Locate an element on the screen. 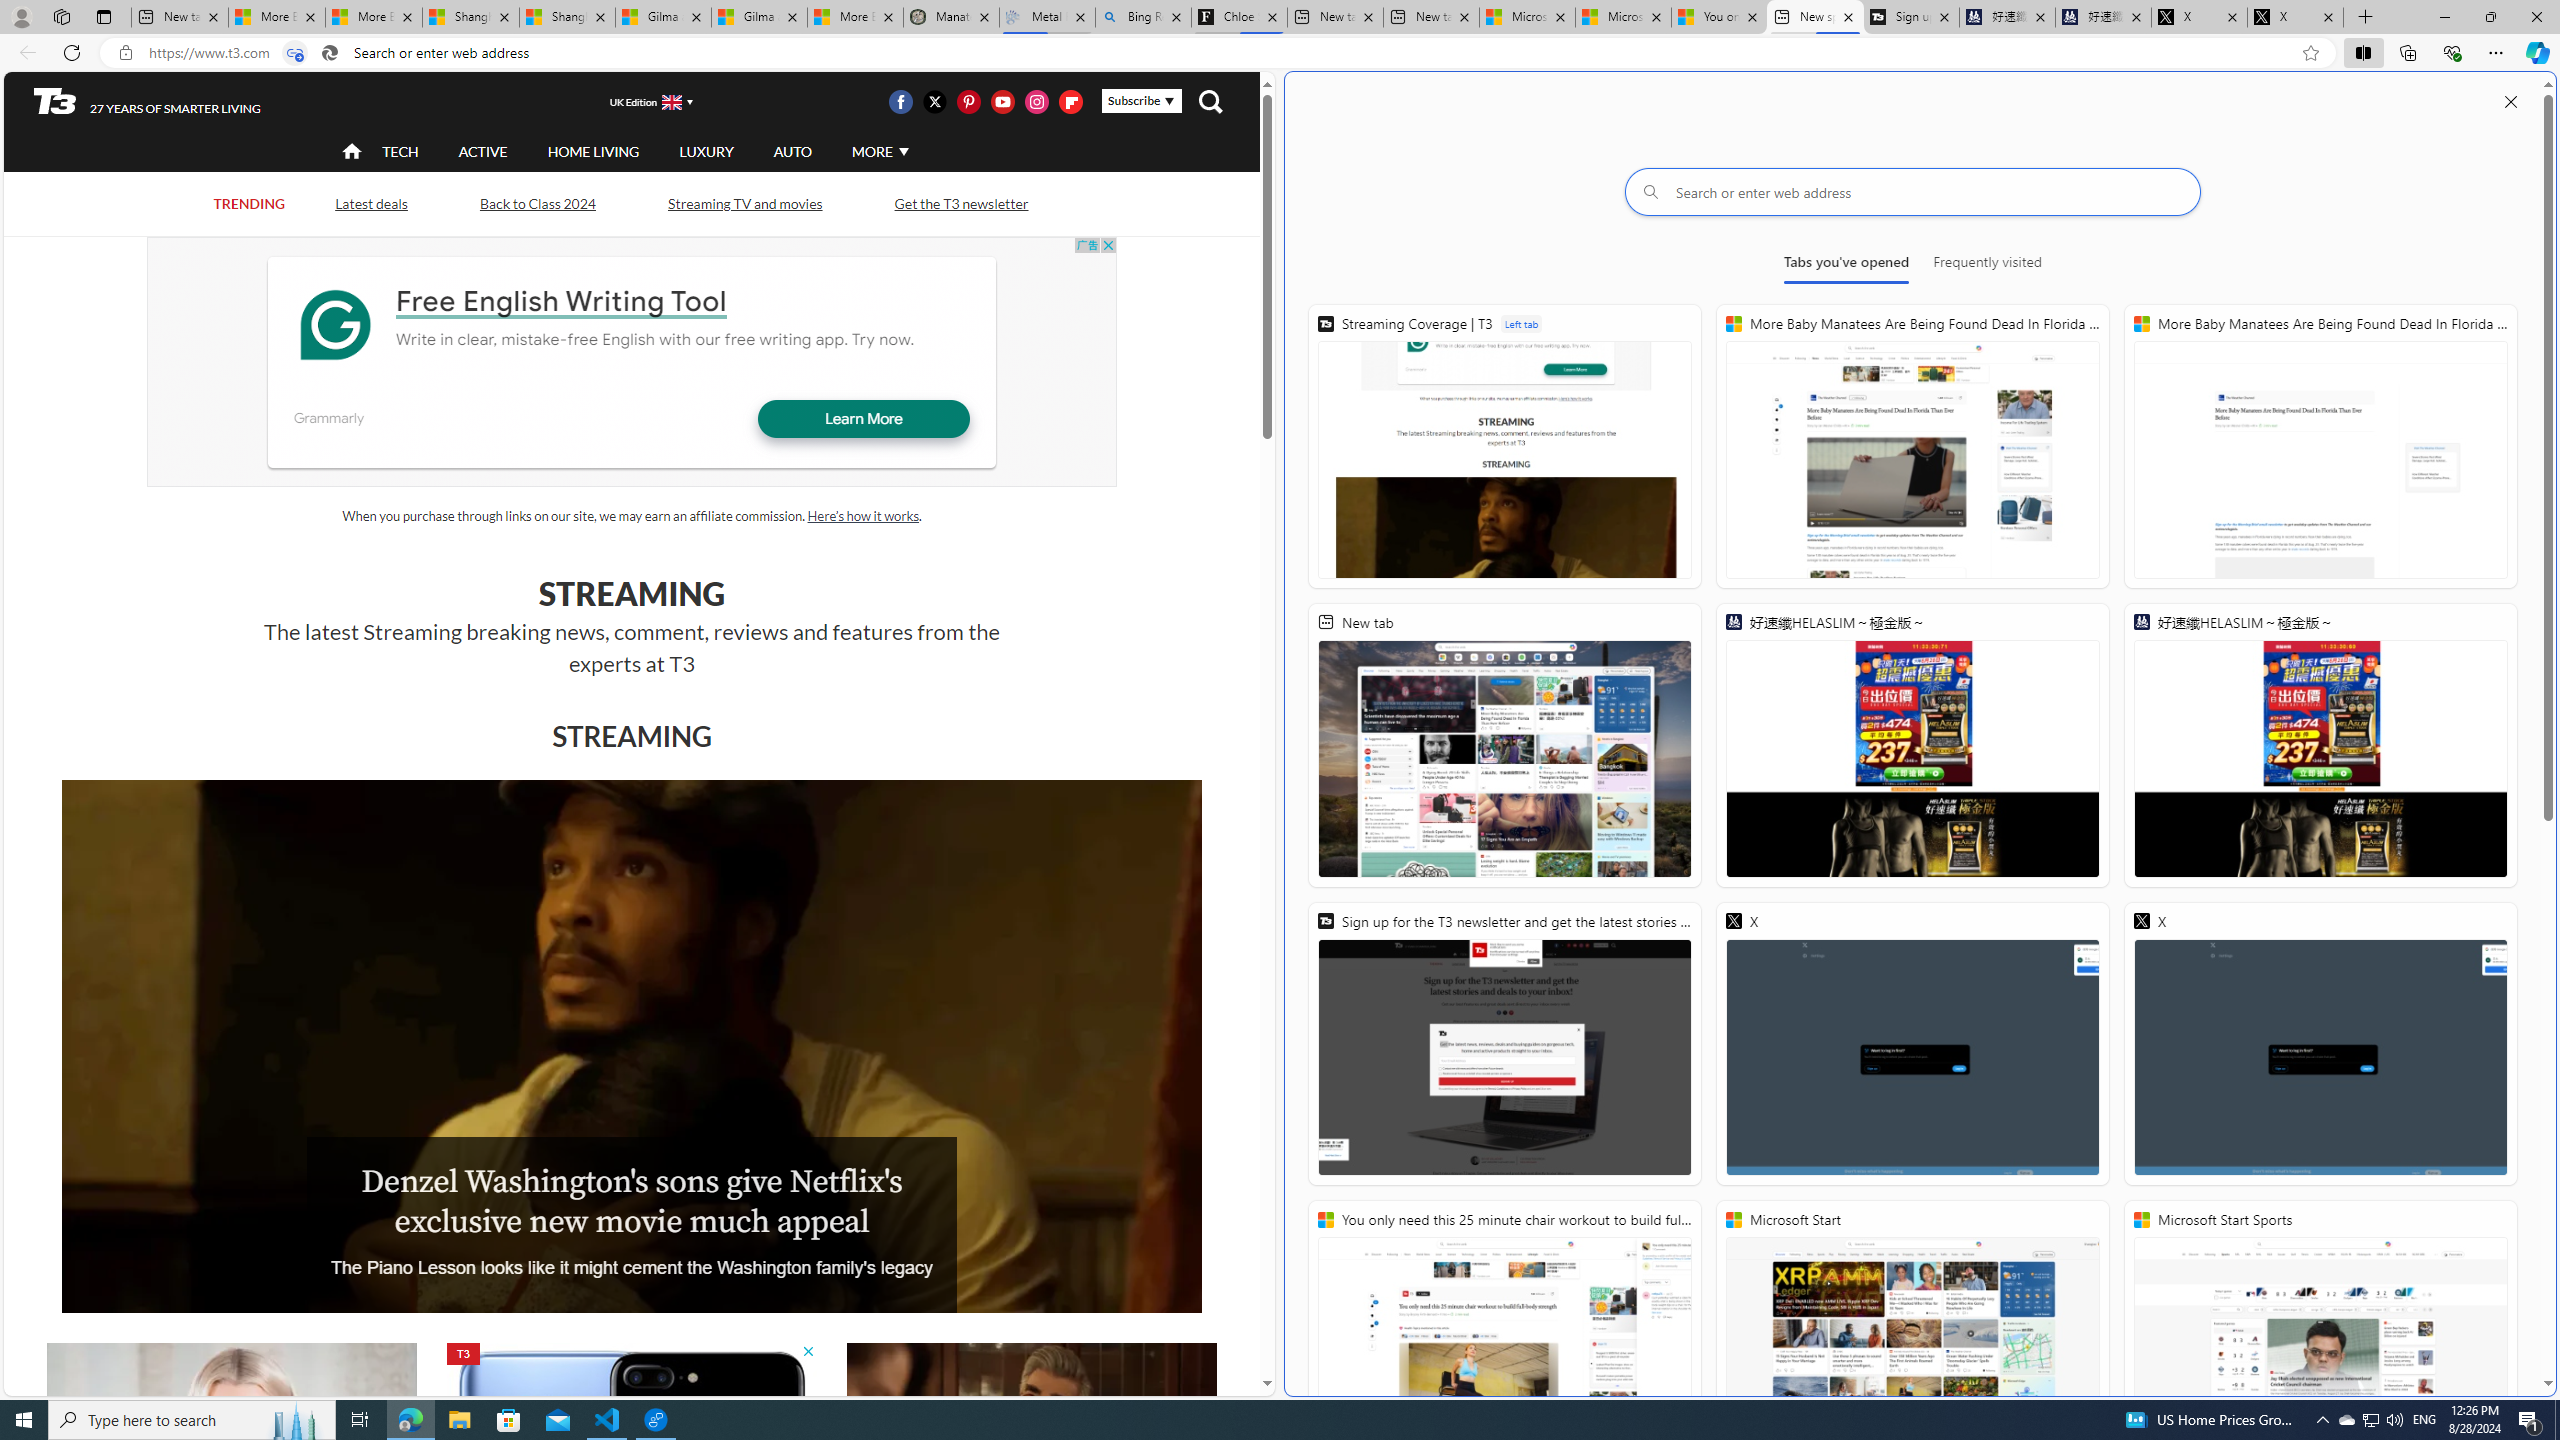 This screenshot has height=1440, width=2560. 'Visit us on Pintrest' is located at coordinates (967, 100).